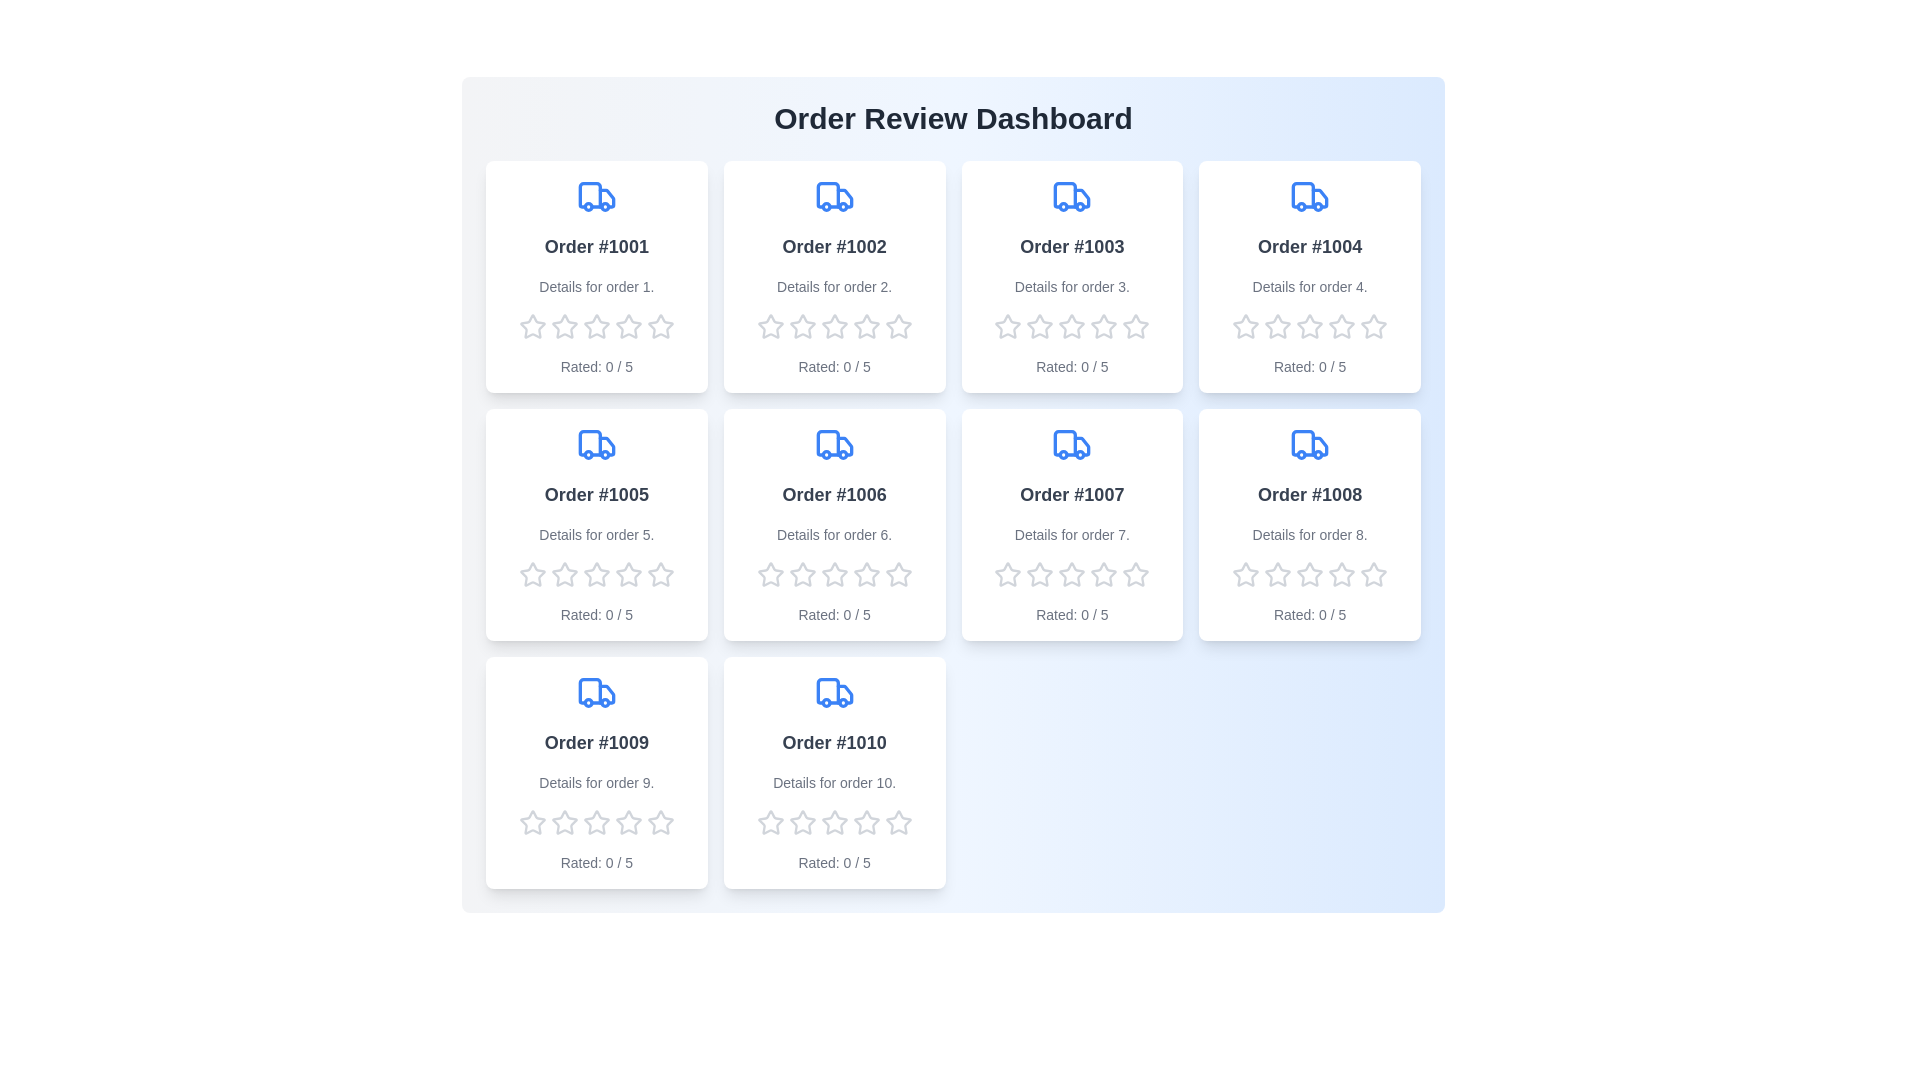  What do you see at coordinates (595, 326) in the screenshot?
I see `the rating of the order to 3 stars by clicking on the corresponding star` at bounding box center [595, 326].